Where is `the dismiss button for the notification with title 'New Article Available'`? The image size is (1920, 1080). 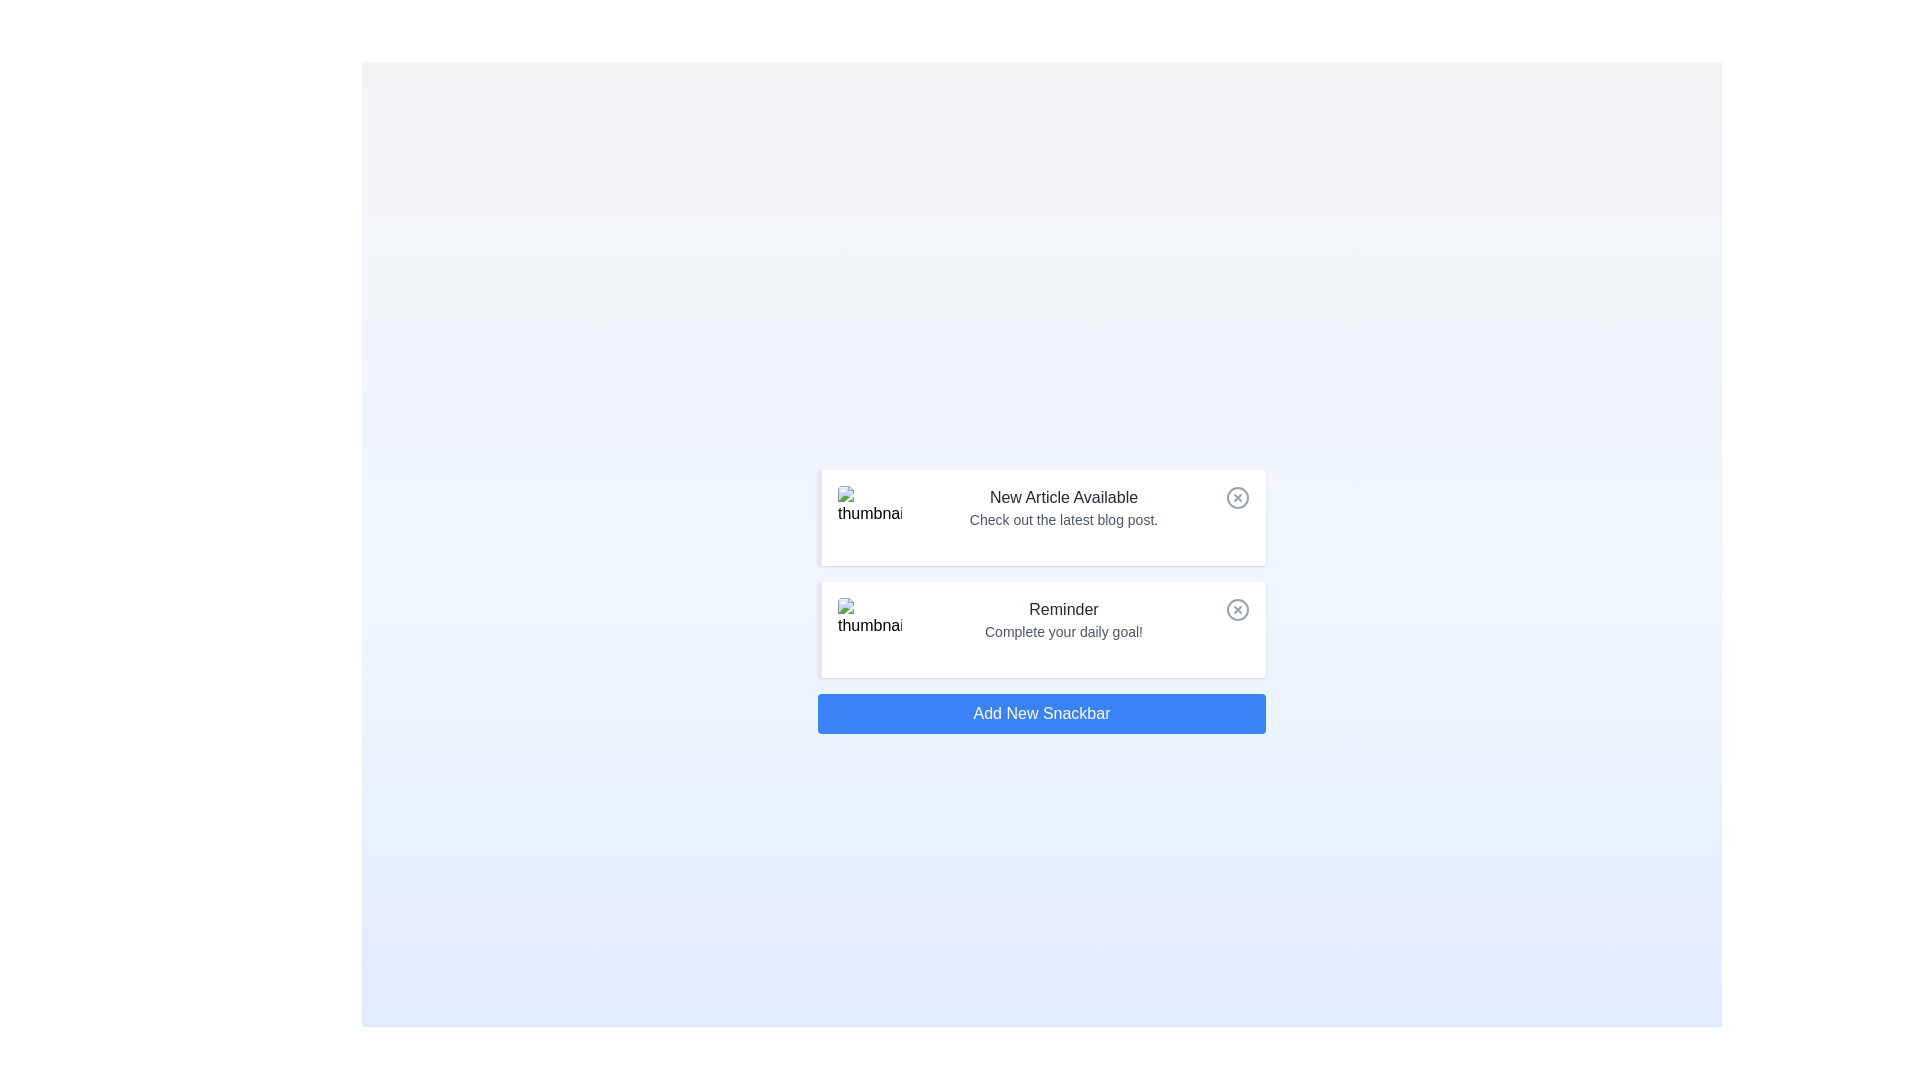
the dismiss button for the notification with title 'New Article Available' is located at coordinates (1237, 496).